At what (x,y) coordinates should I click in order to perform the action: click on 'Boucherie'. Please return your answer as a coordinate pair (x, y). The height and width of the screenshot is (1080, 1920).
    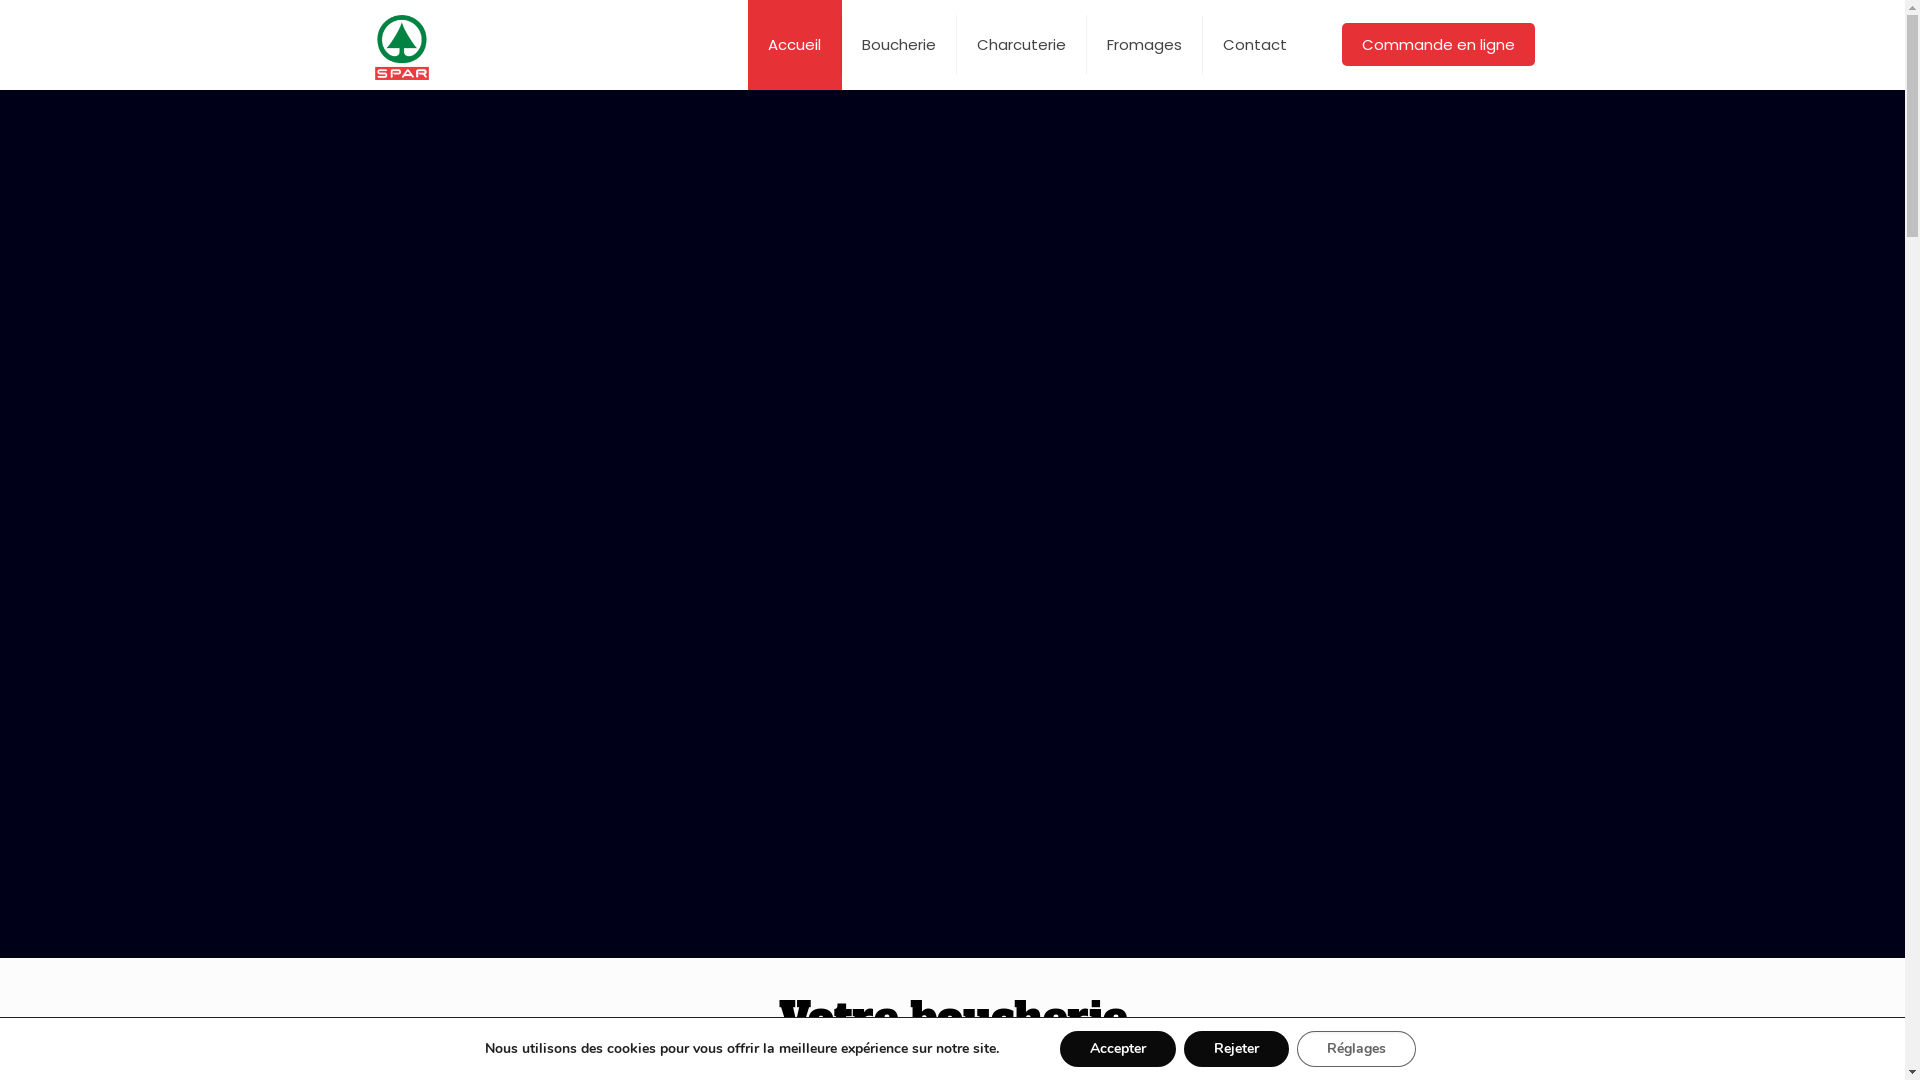
    Looking at the image, I should click on (898, 45).